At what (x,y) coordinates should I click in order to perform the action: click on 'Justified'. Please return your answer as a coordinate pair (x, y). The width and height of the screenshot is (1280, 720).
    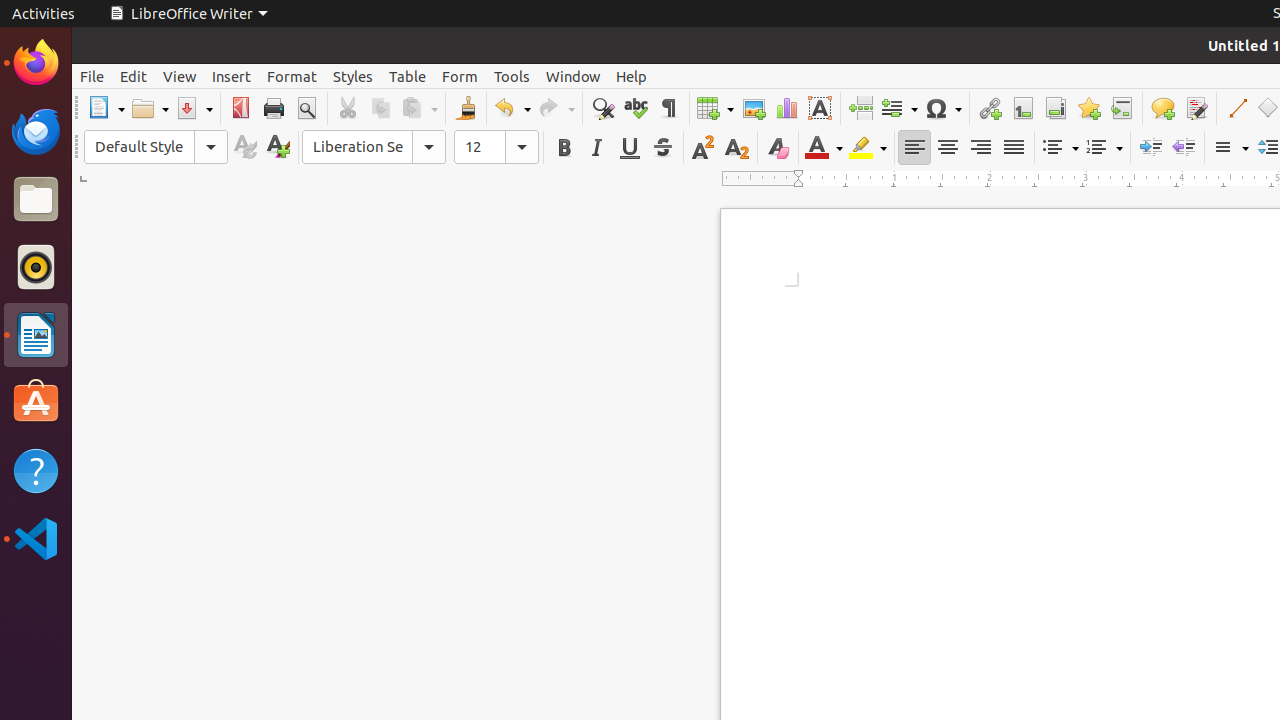
    Looking at the image, I should click on (1013, 146).